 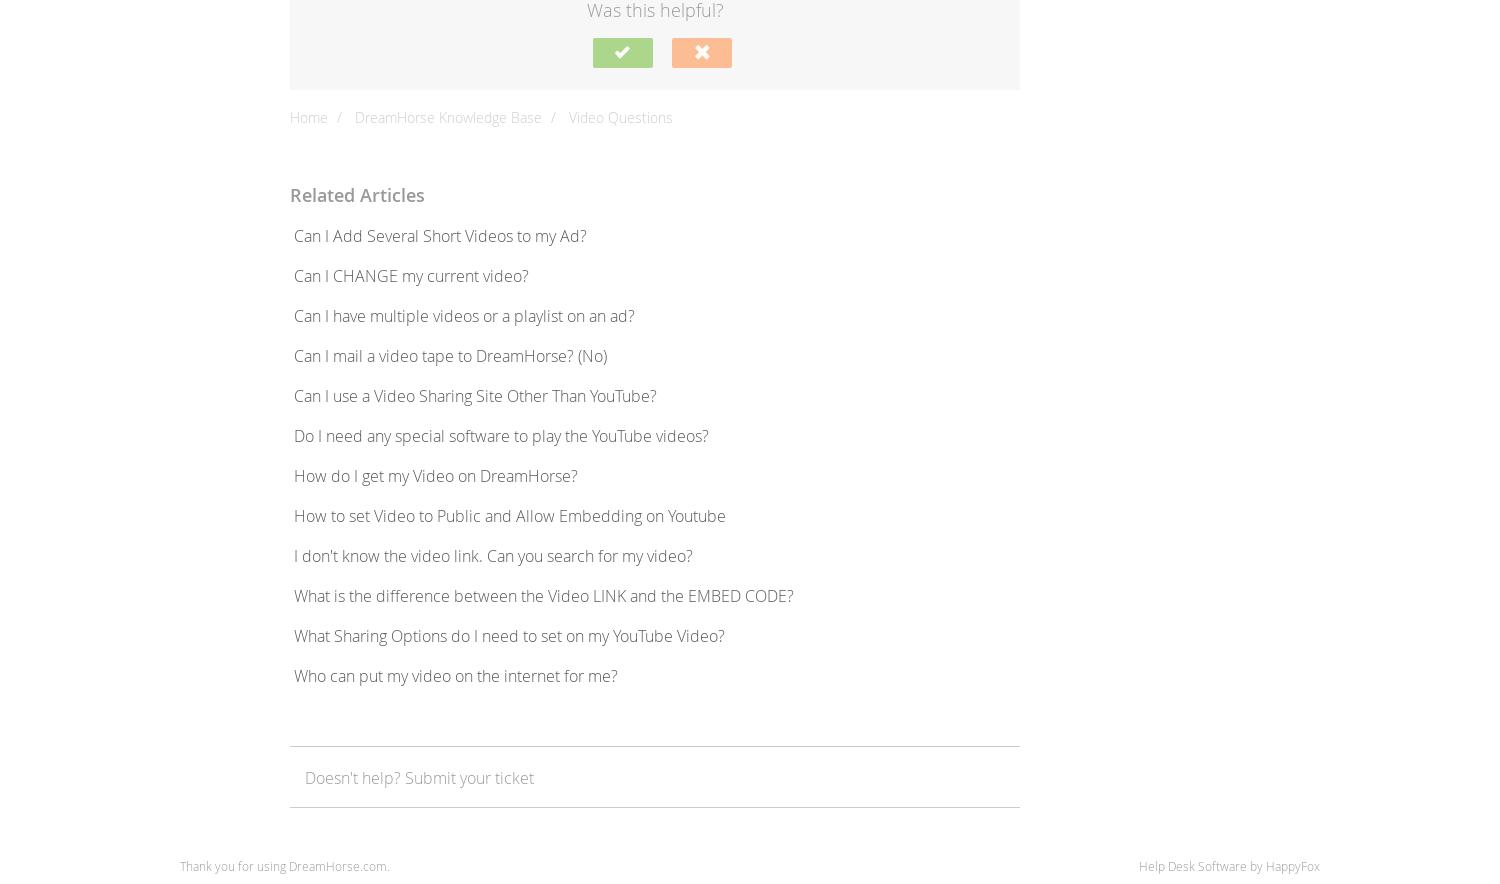 I want to click on 'What is the difference between the Video LINK and the EMBED CODE?', so click(x=544, y=595).